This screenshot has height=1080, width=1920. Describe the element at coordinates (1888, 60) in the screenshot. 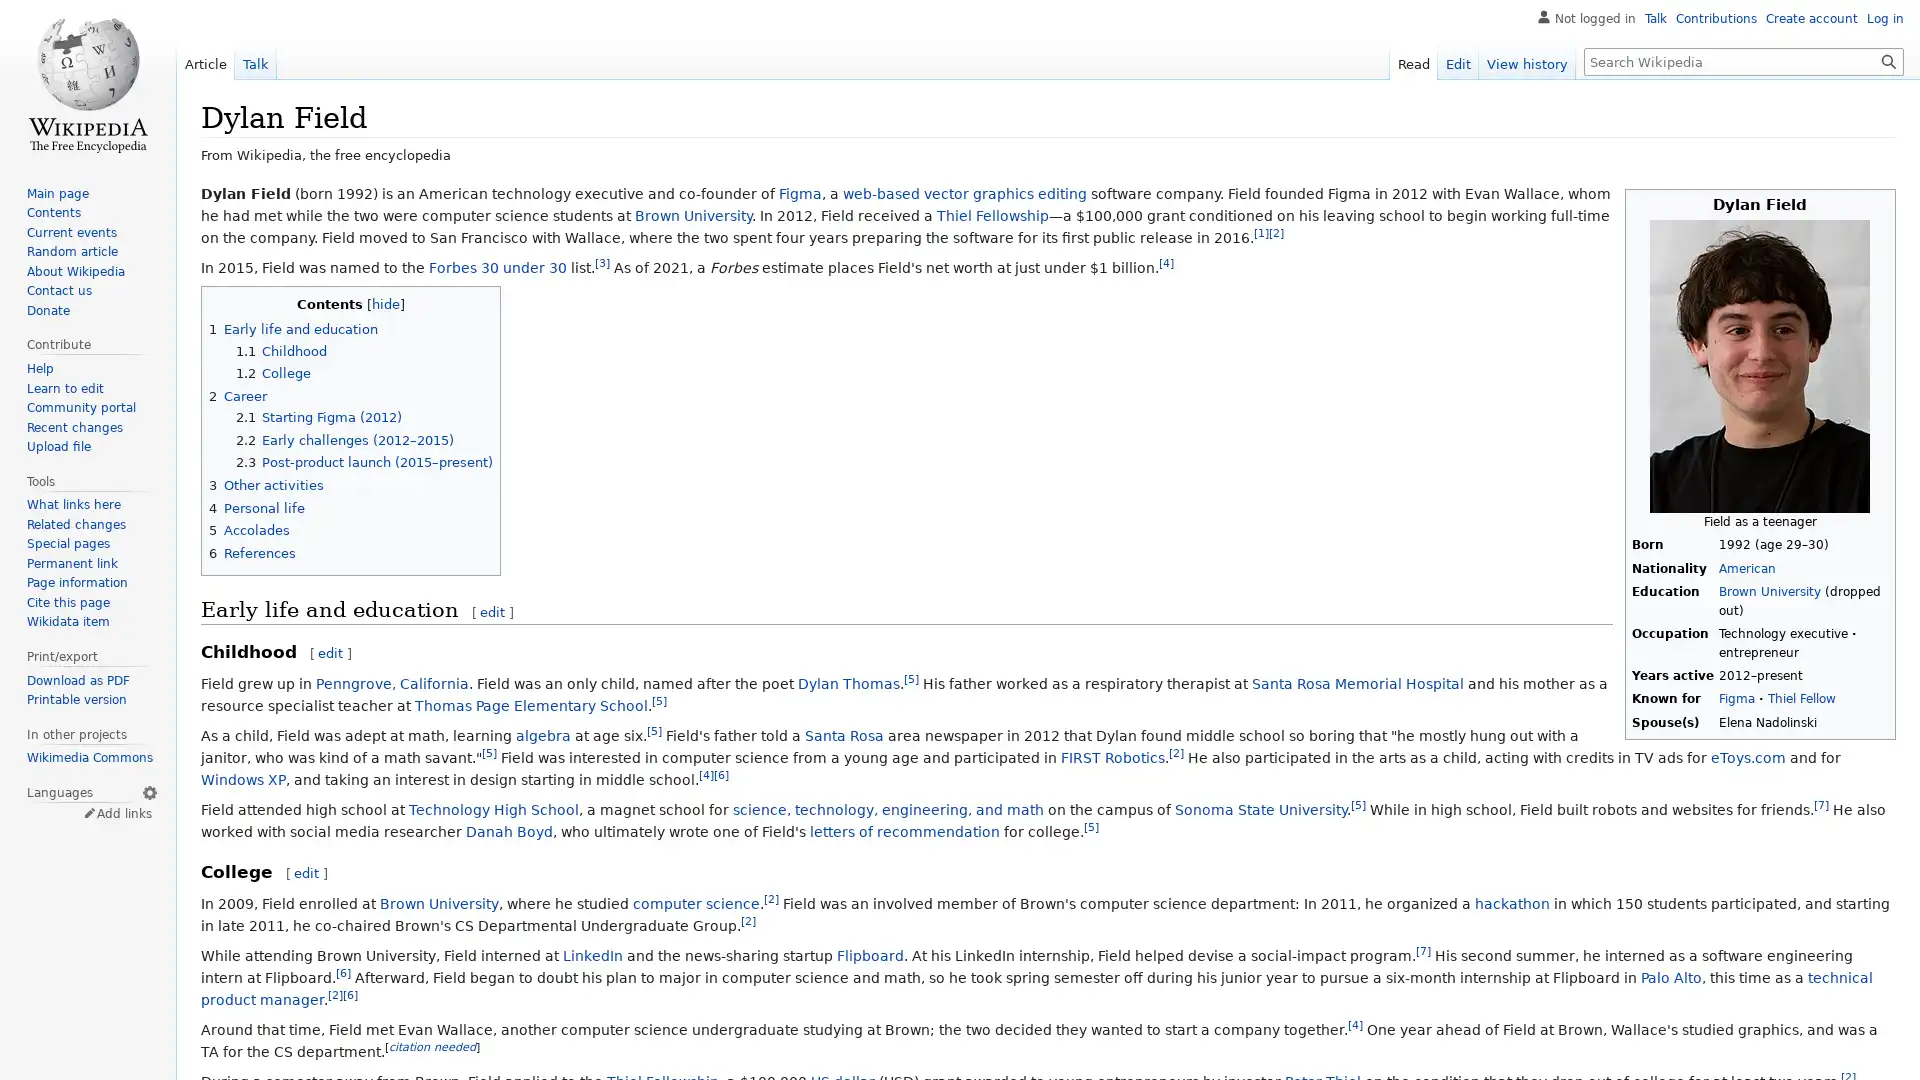

I see `Go` at that location.